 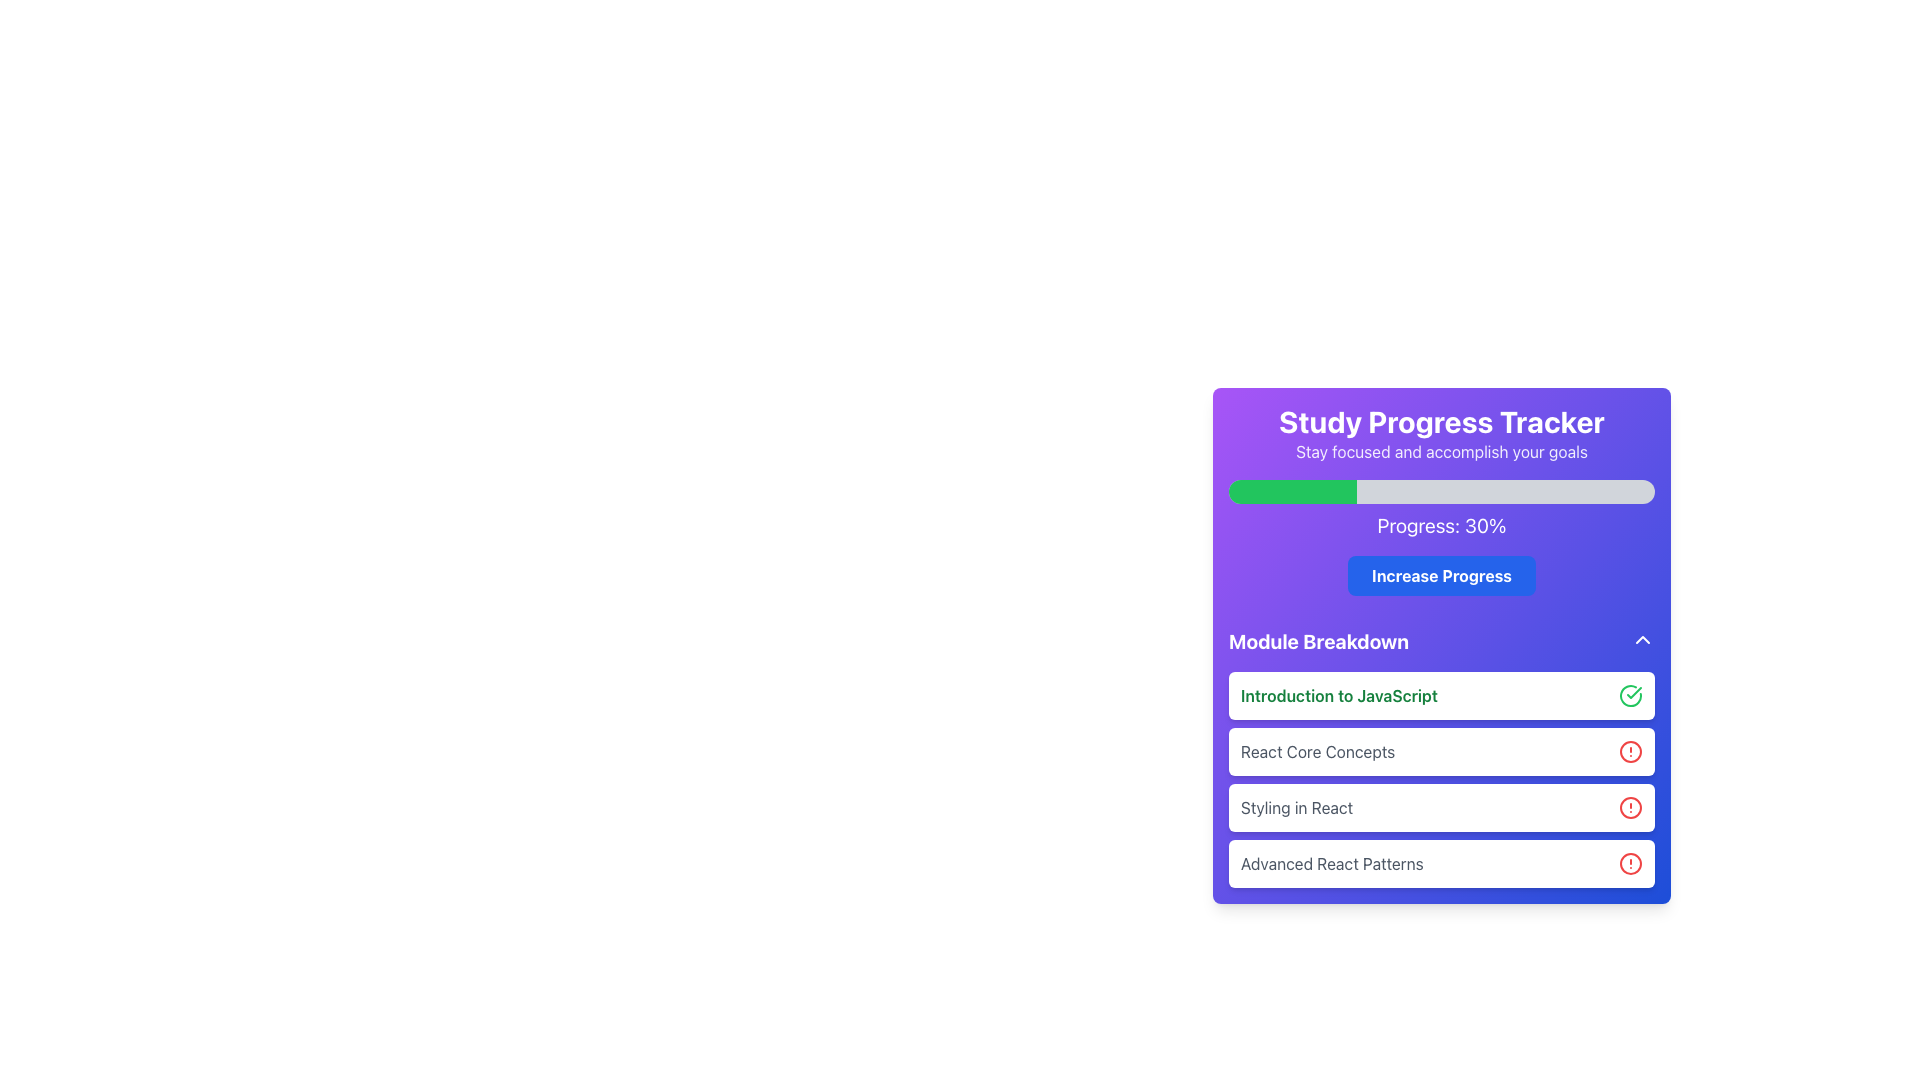 I want to click on to select the module titled 'React Core Concepts', which is the second item in the Module Breakdown list, located below 'Introduction to JavaScript' and above 'Styling in React', so click(x=1441, y=752).